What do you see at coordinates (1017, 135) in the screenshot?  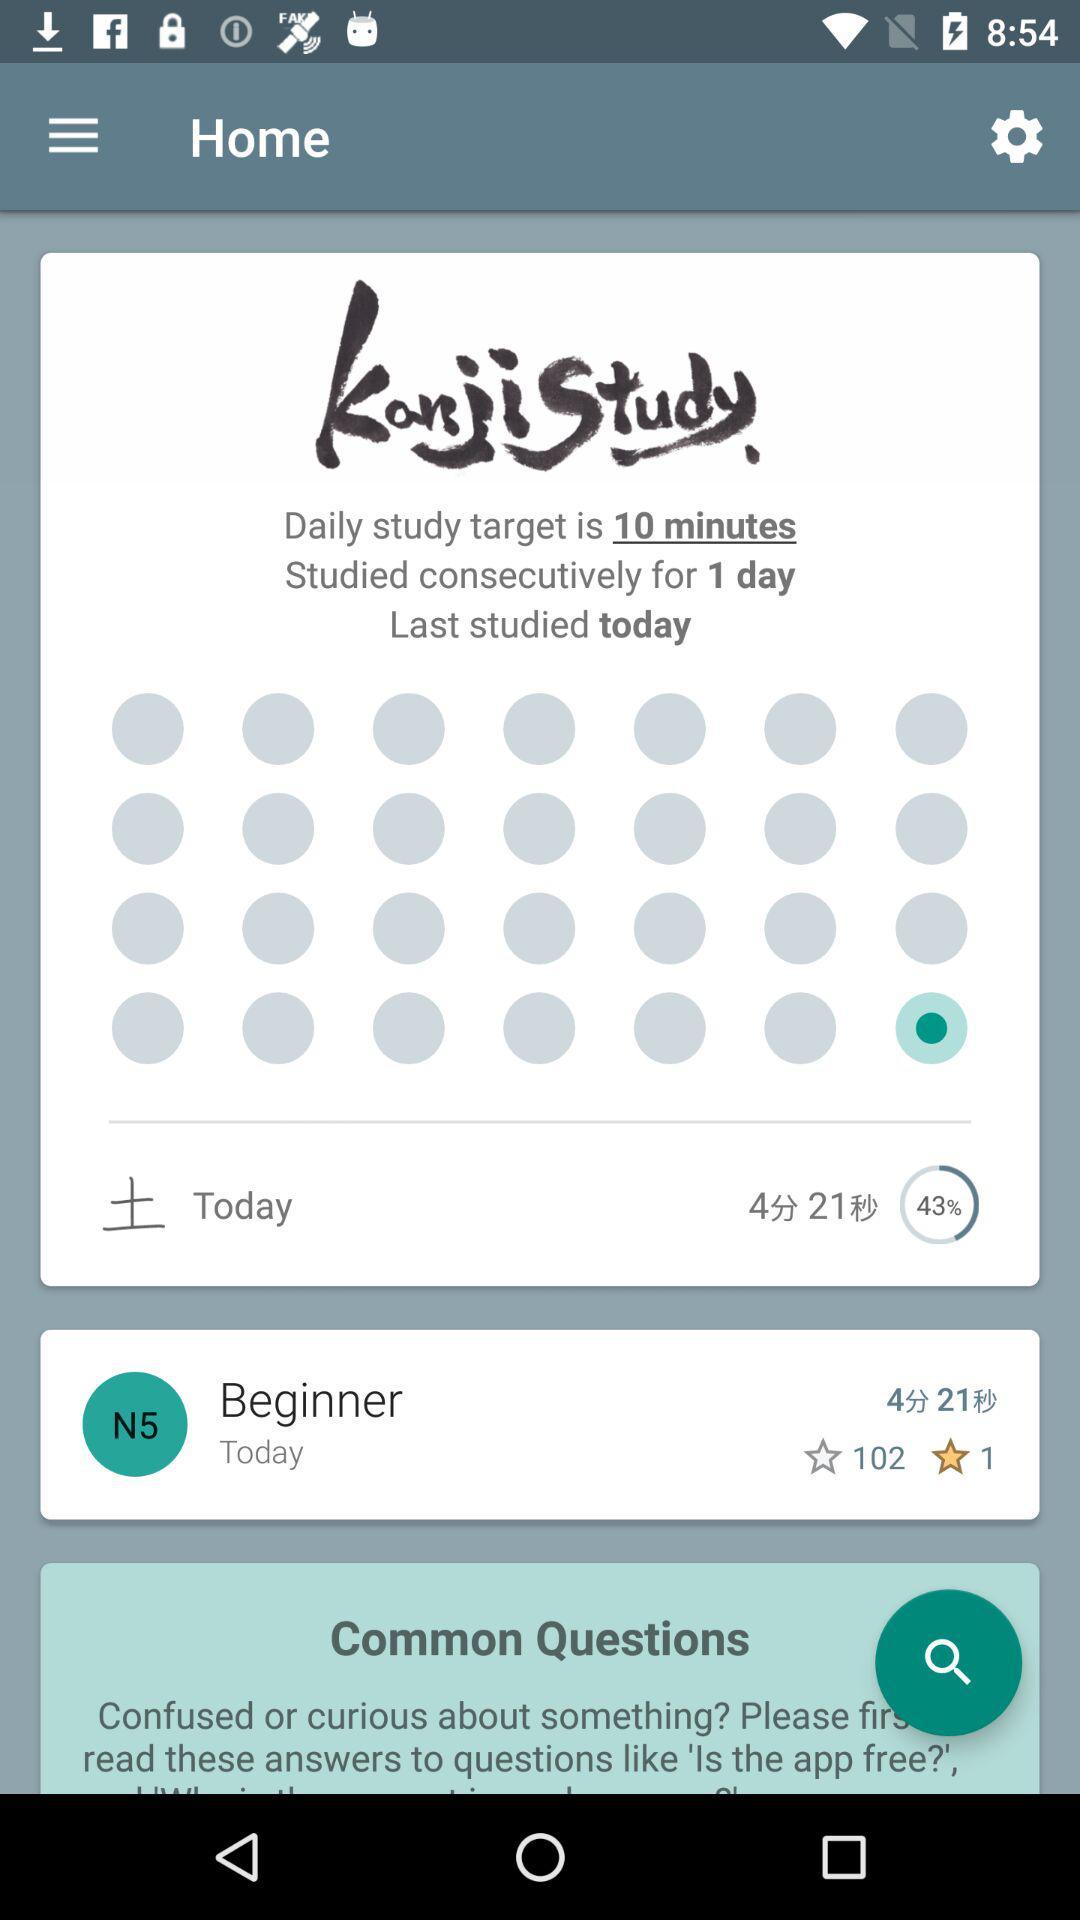 I see `icon at the top right corner` at bounding box center [1017, 135].